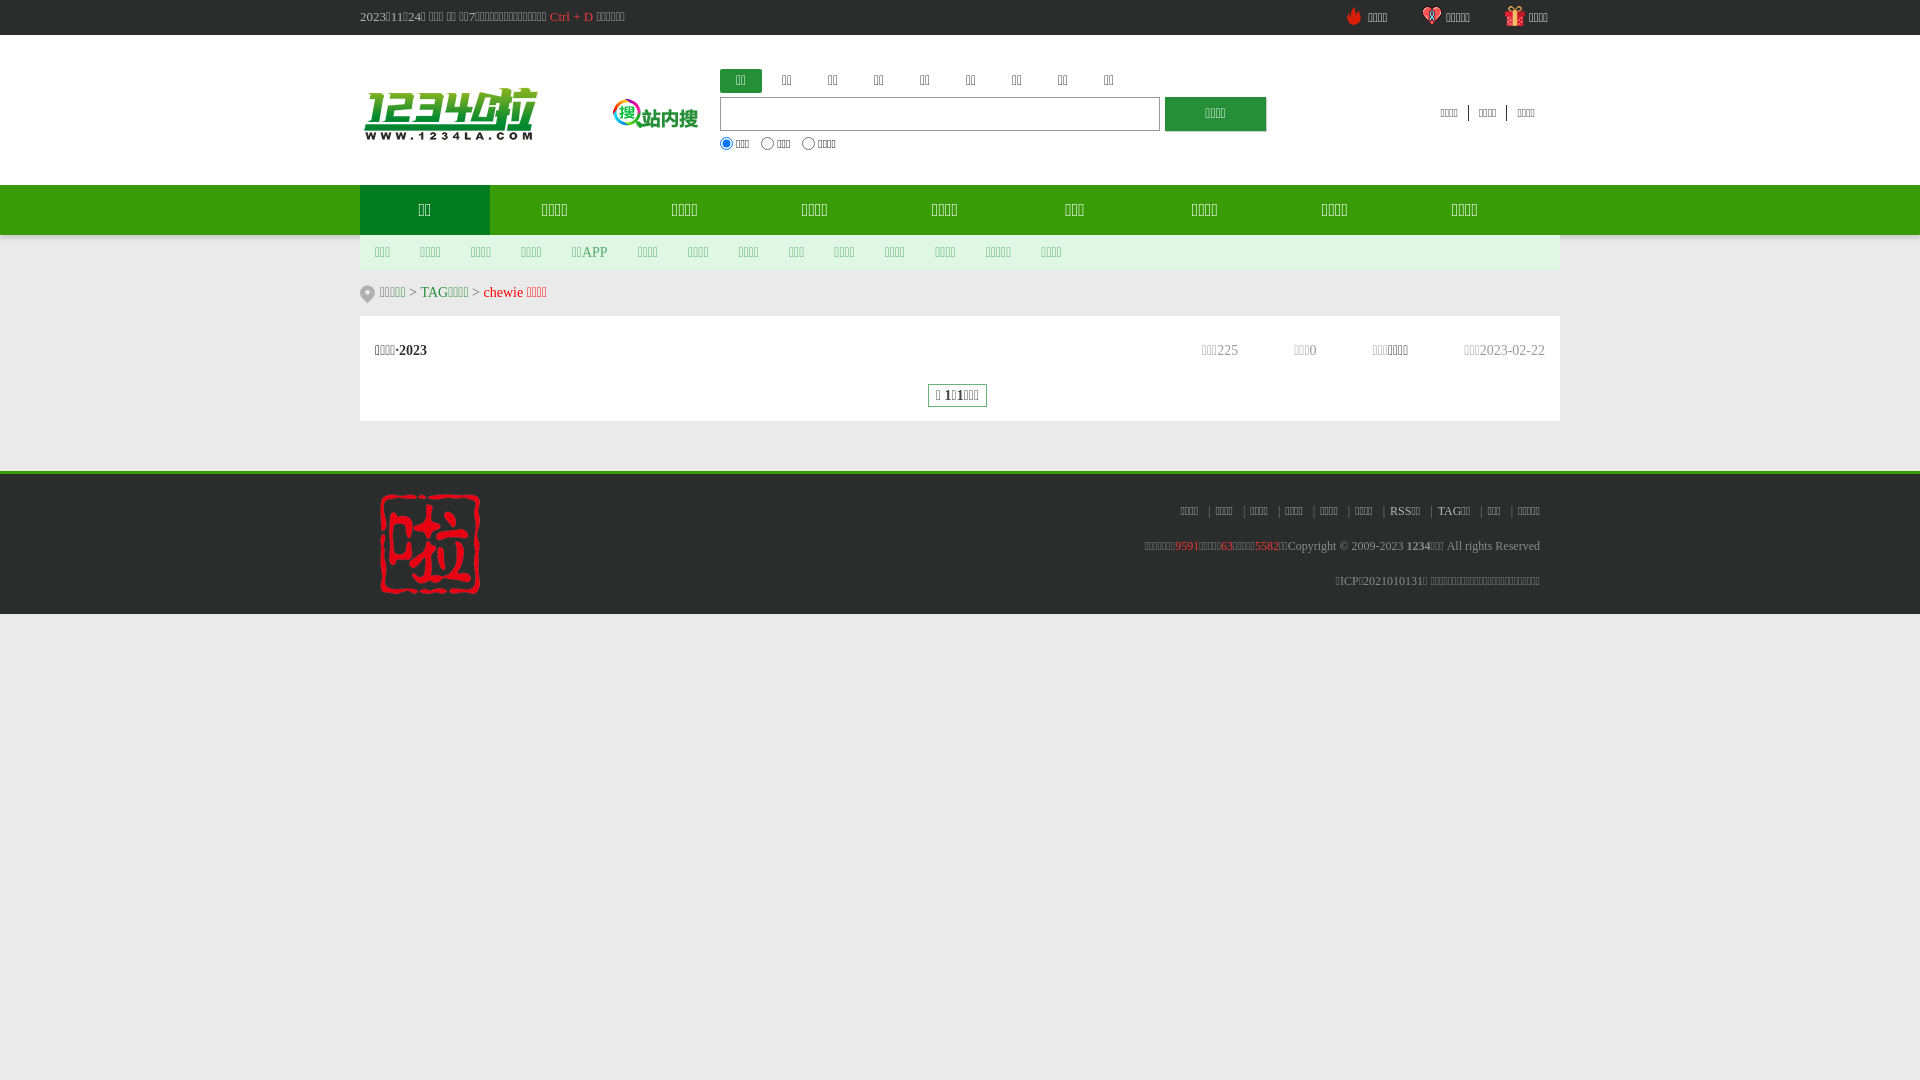 The image size is (1920, 1080). What do you see at coordinates (760, 142) in the screenshot?
I see `'on'` at bounding box center [760, 142].